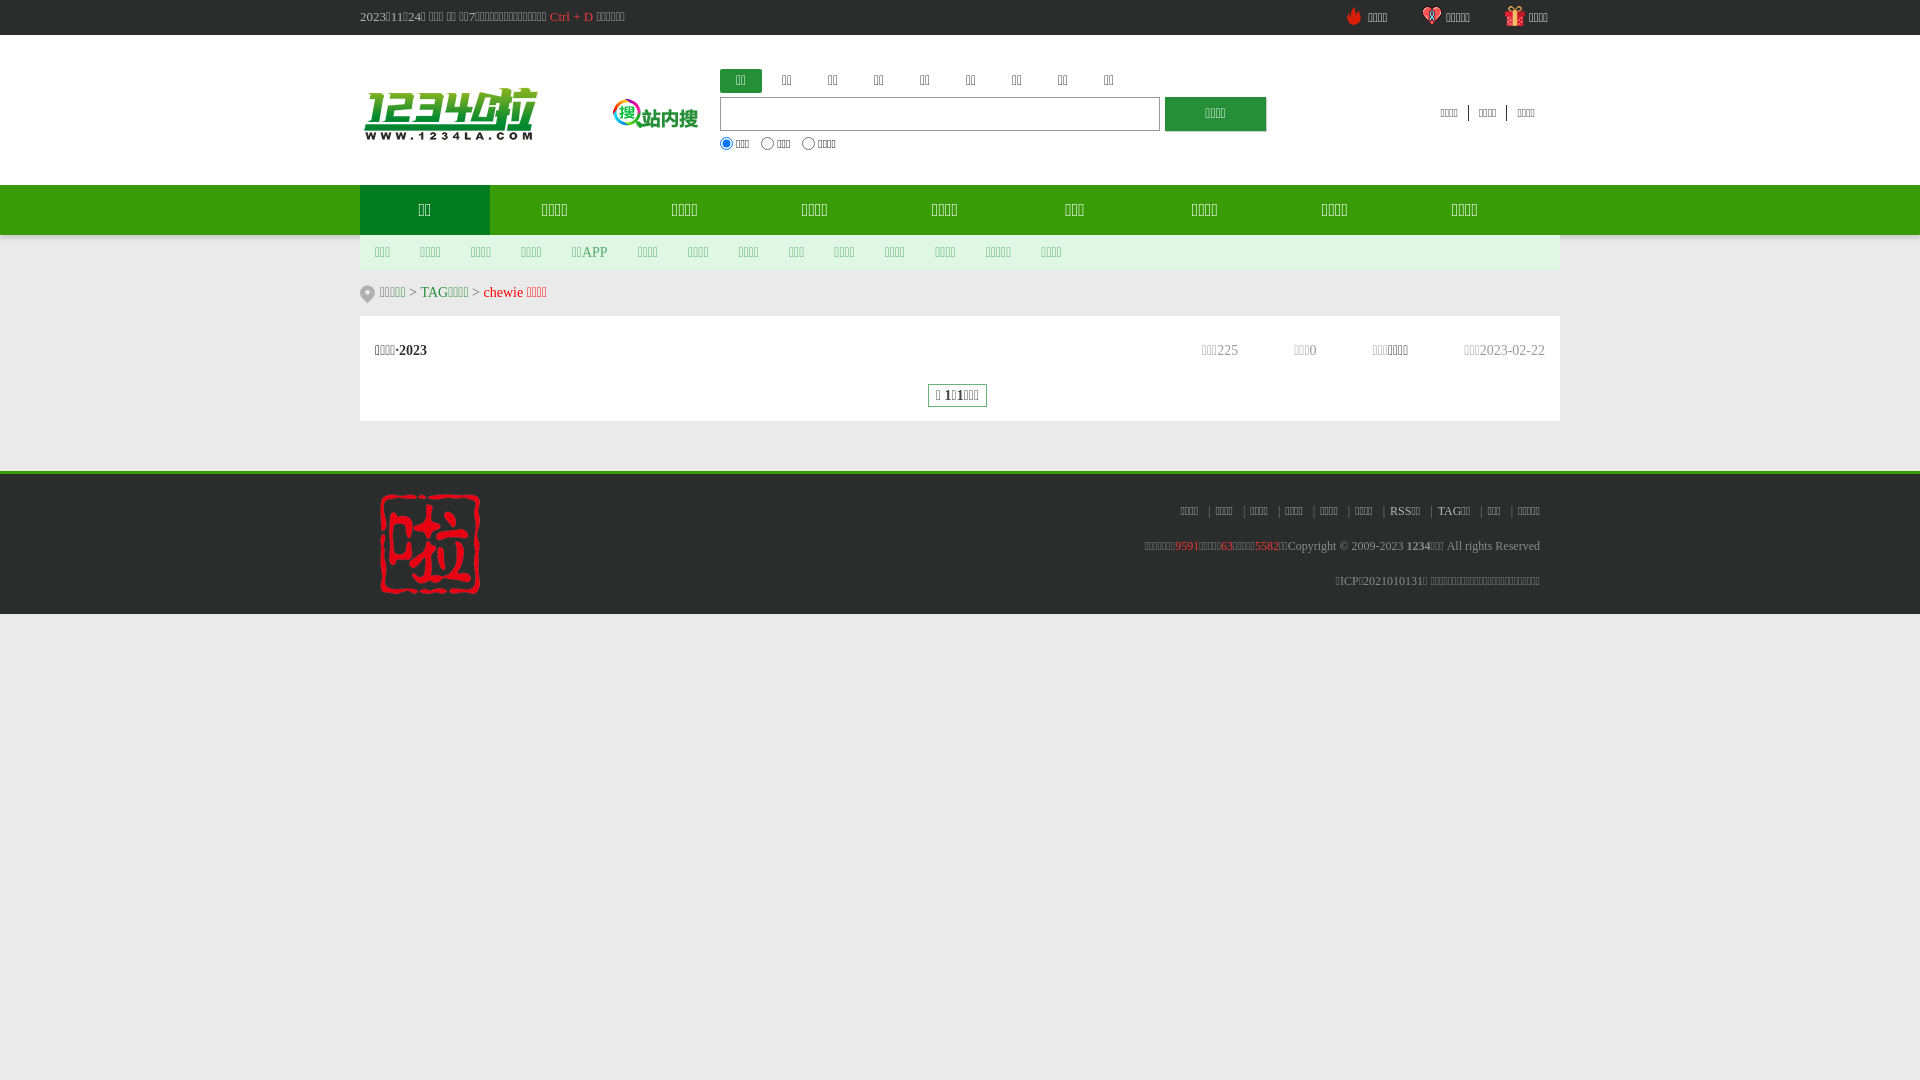 The image size is (1920, 1080). What do you see at coordinates (760, 142) in the screenshot?
I see `'on'` at bounding box center [760, 142].